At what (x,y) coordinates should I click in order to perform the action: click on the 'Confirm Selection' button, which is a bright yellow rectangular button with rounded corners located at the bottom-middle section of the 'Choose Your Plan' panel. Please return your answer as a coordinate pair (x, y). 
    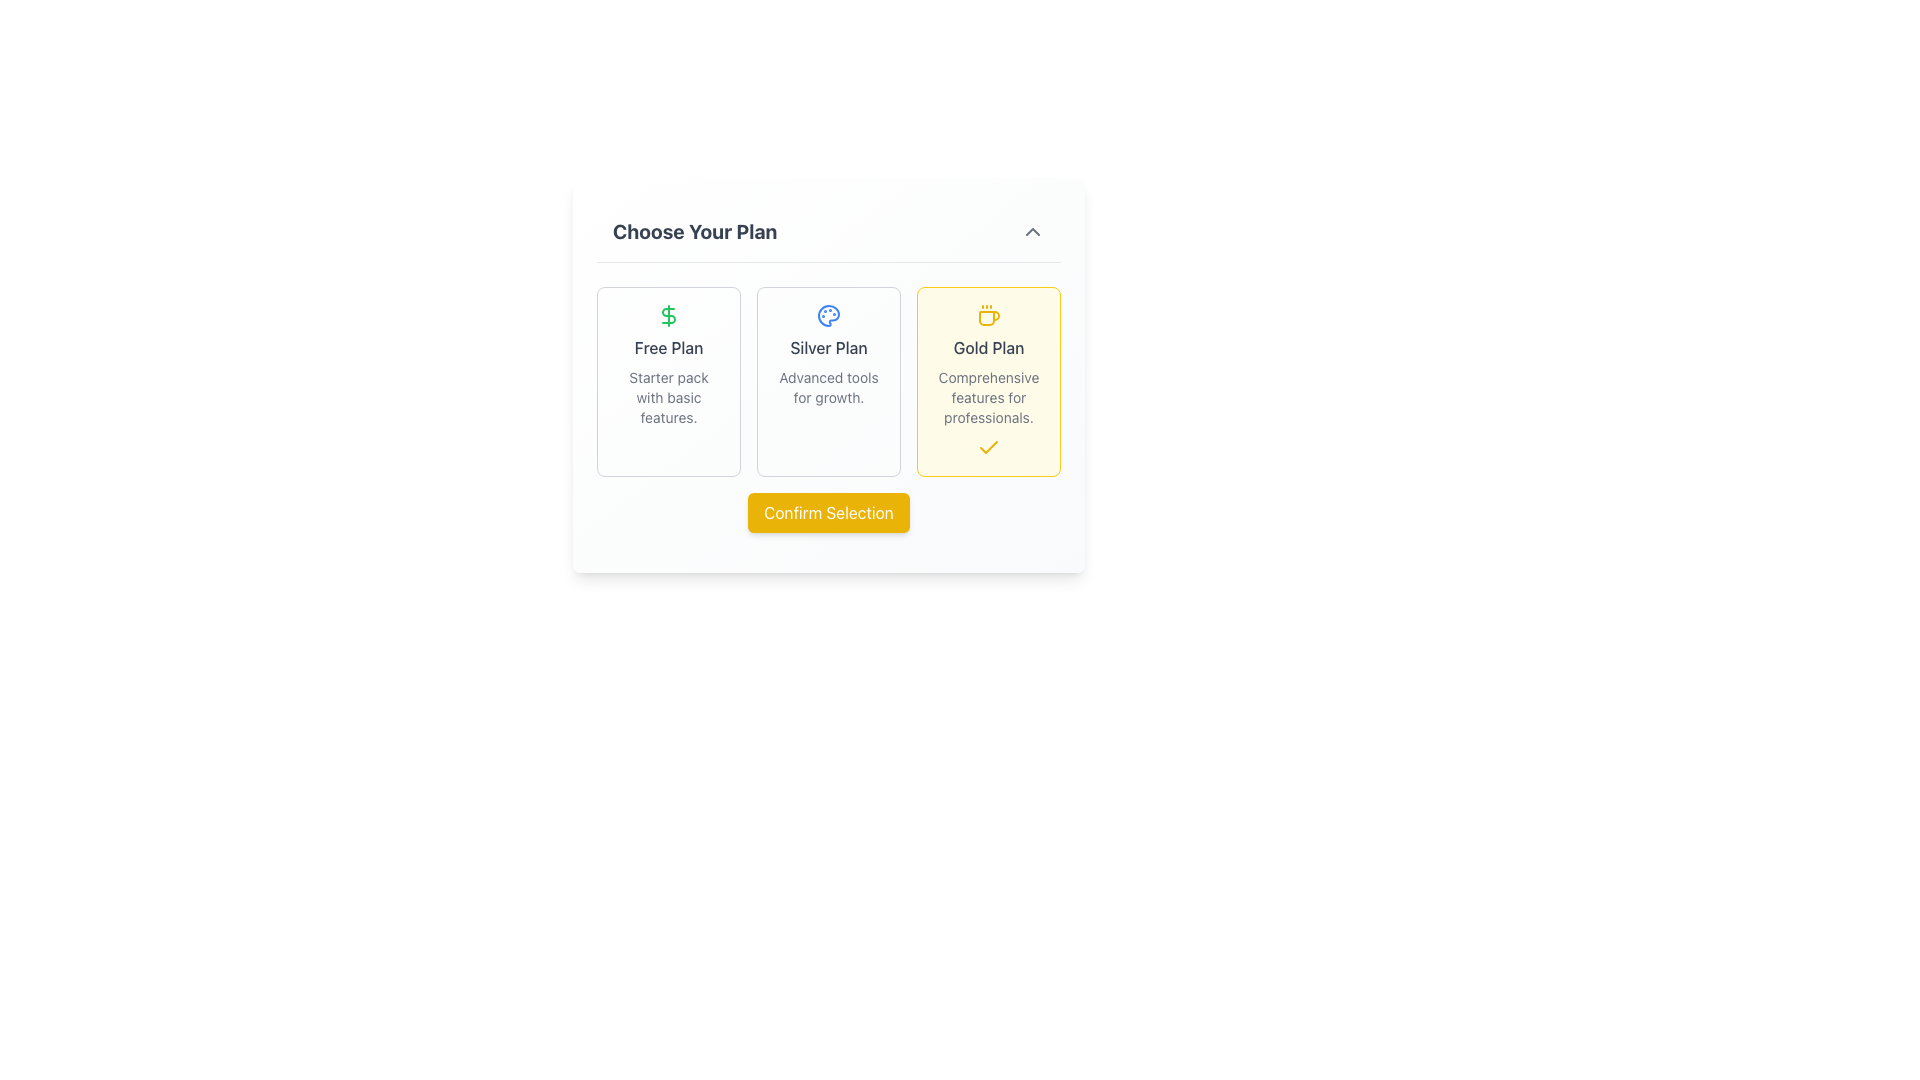
    Looking at the image, I should click on (829, 512).